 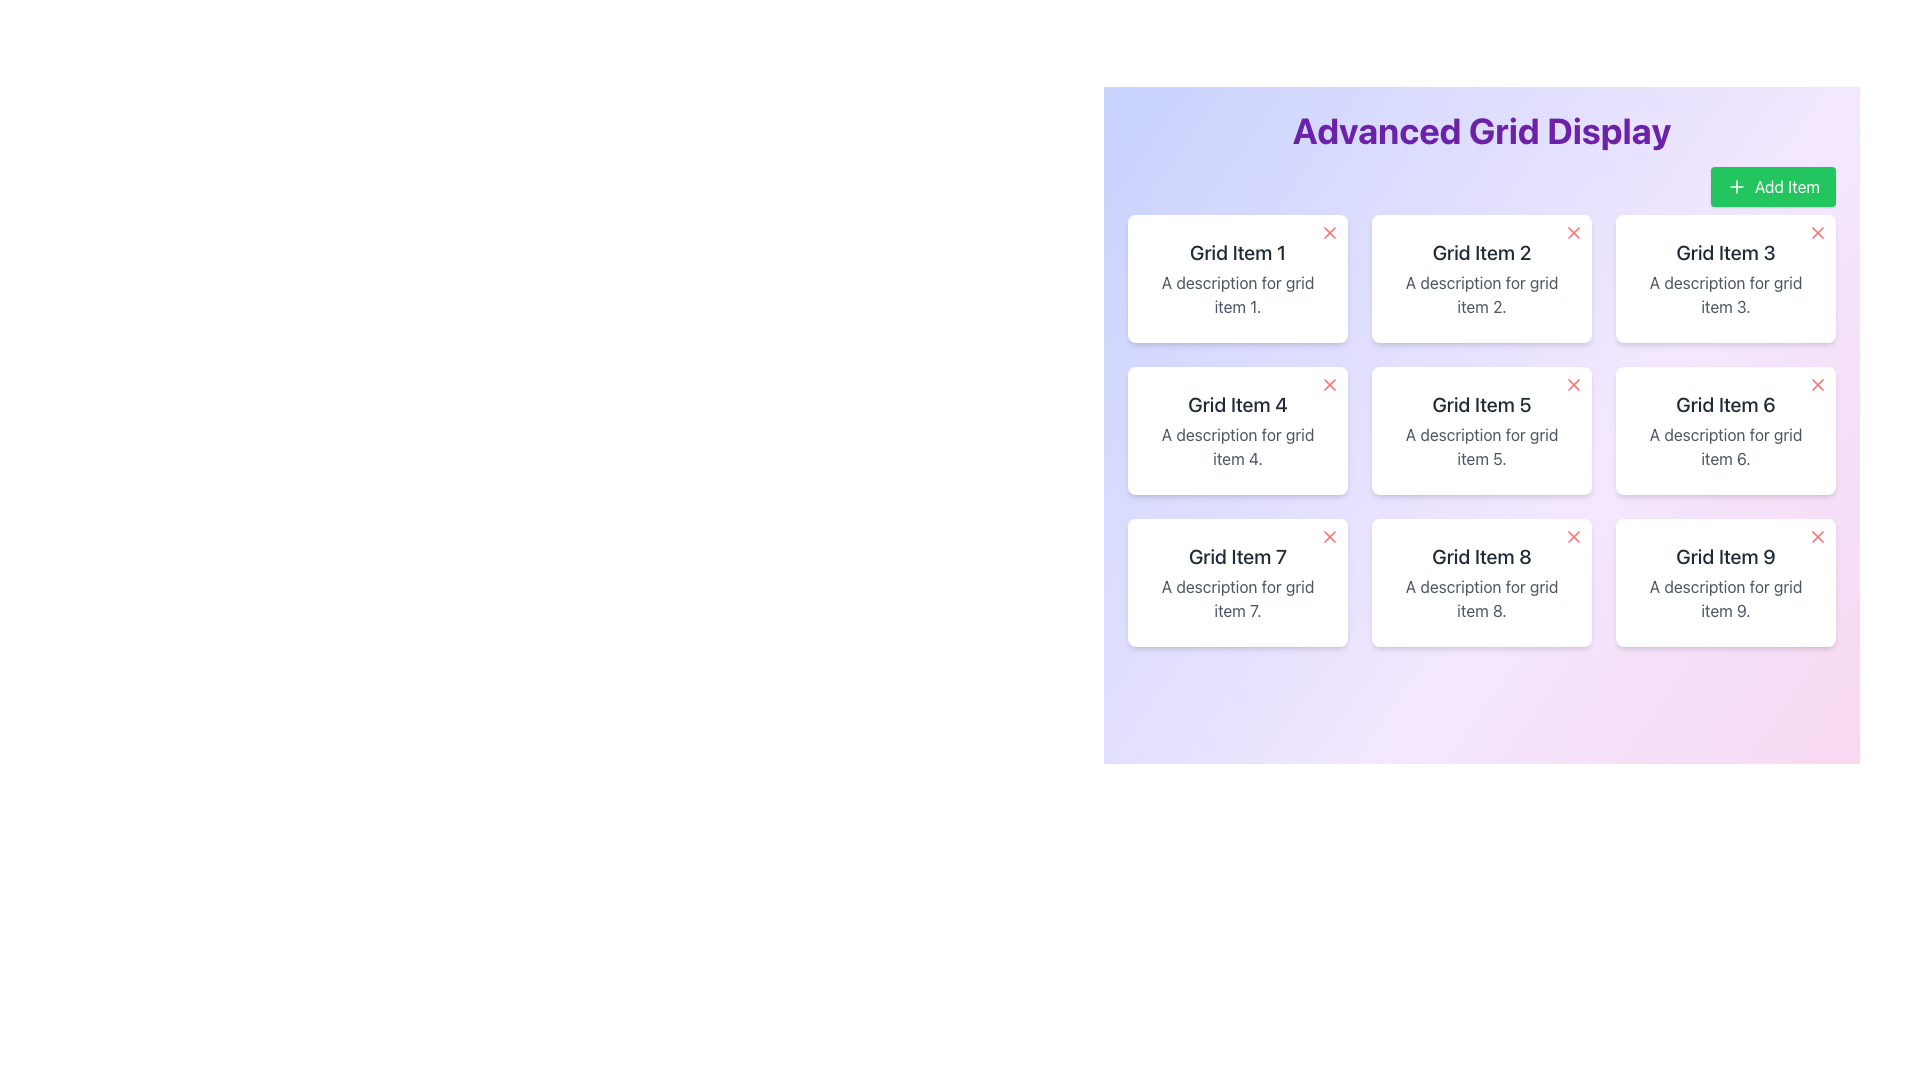 What do you see at coordinates (1725, 556) in the screenshot?
I see `context of the text label reading 'Grid Item 9' located in the bottom-right card of a 3x3 grid layout` at bounding box center [1725, 556].